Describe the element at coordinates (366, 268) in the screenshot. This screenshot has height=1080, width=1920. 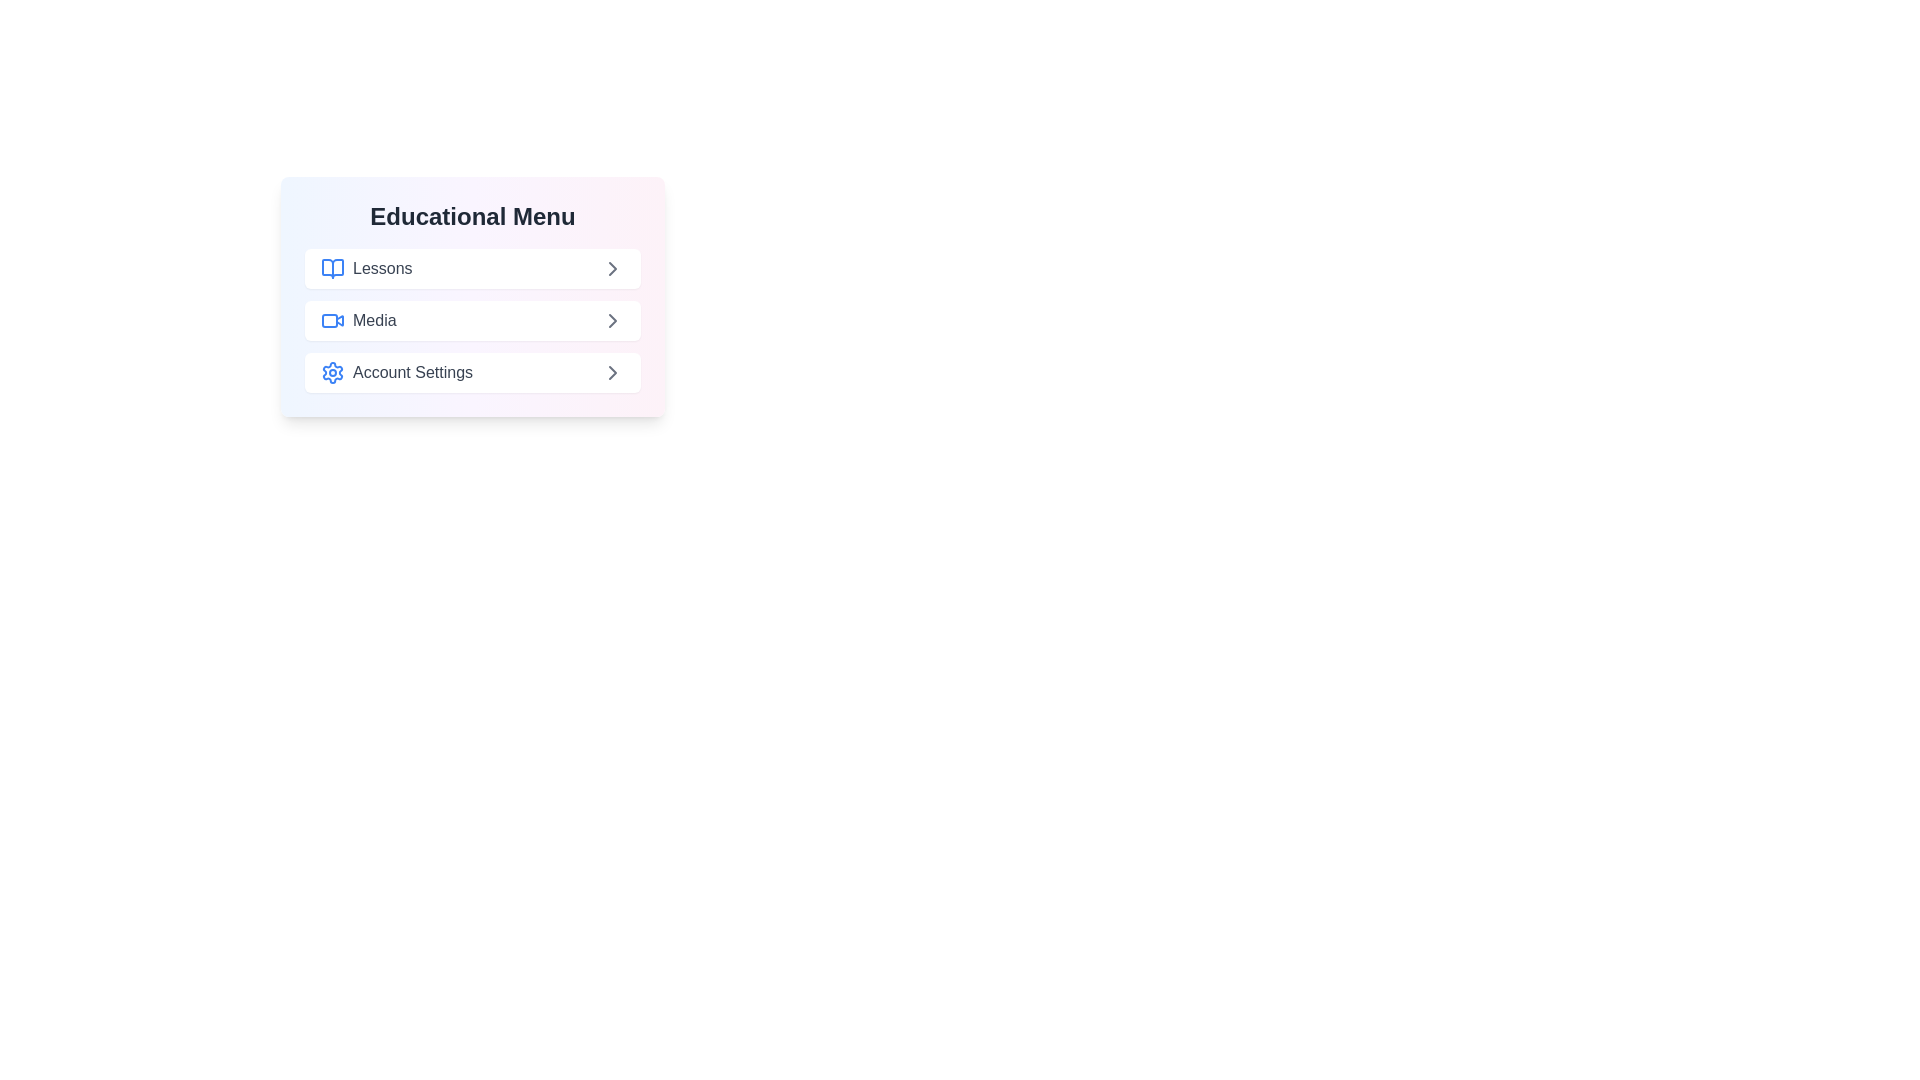
I see `the 'Lessons' menu item` at that location.